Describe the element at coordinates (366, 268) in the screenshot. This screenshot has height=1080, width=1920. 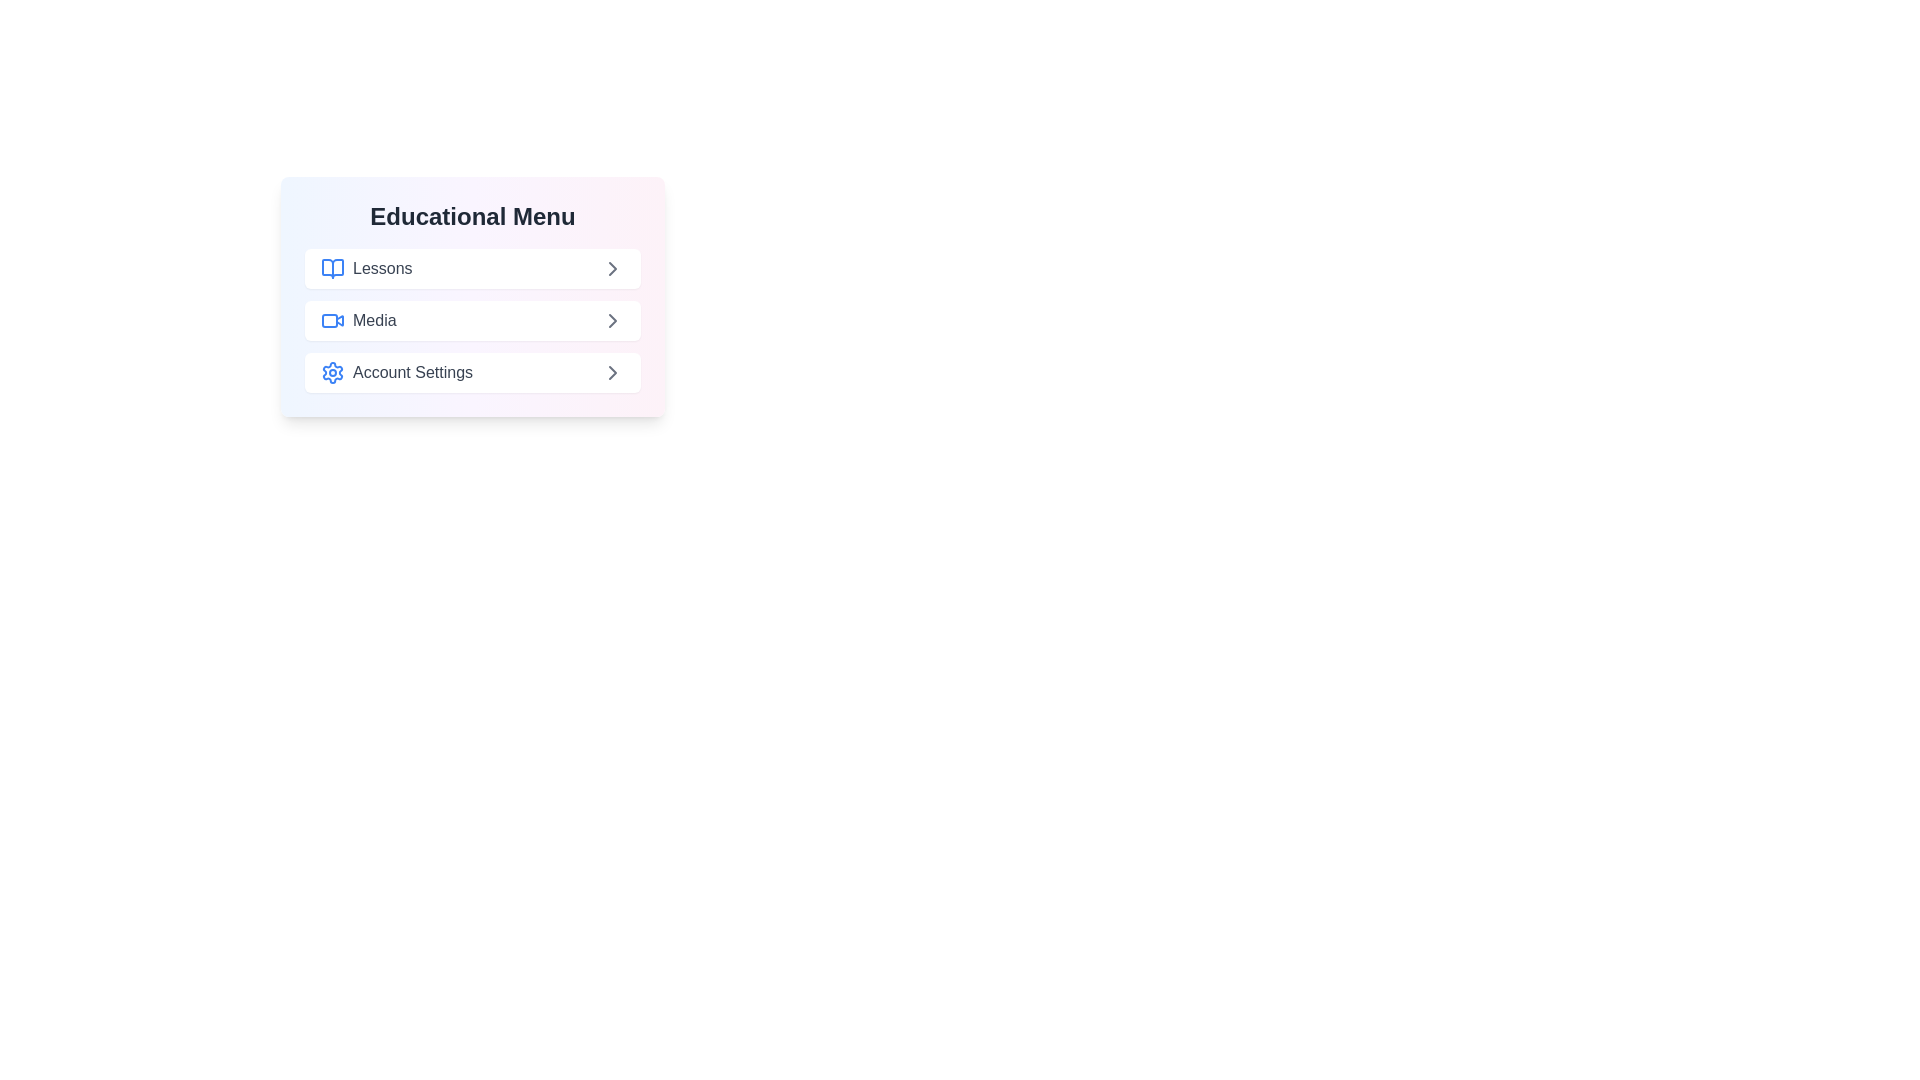
I see `the 'Lessons' menu item` at that location.